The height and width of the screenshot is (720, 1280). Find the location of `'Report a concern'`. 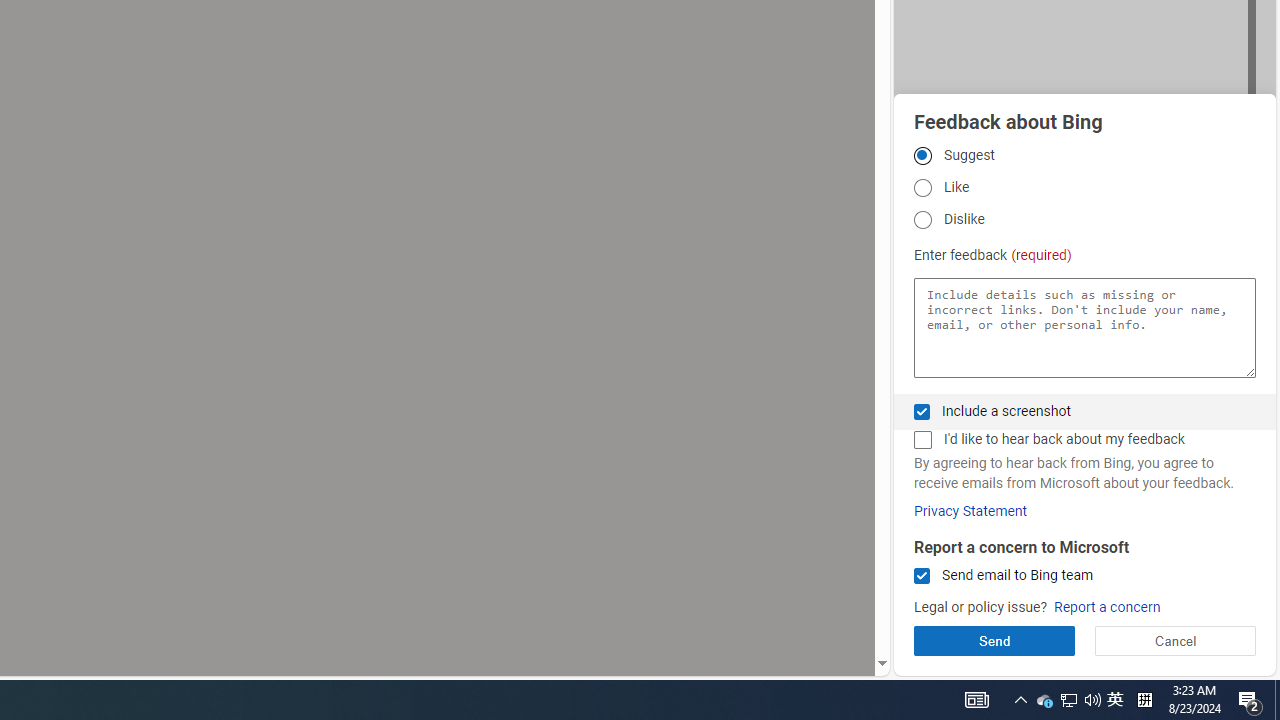

'Report a concern' is located at coordinates (1106, 606).